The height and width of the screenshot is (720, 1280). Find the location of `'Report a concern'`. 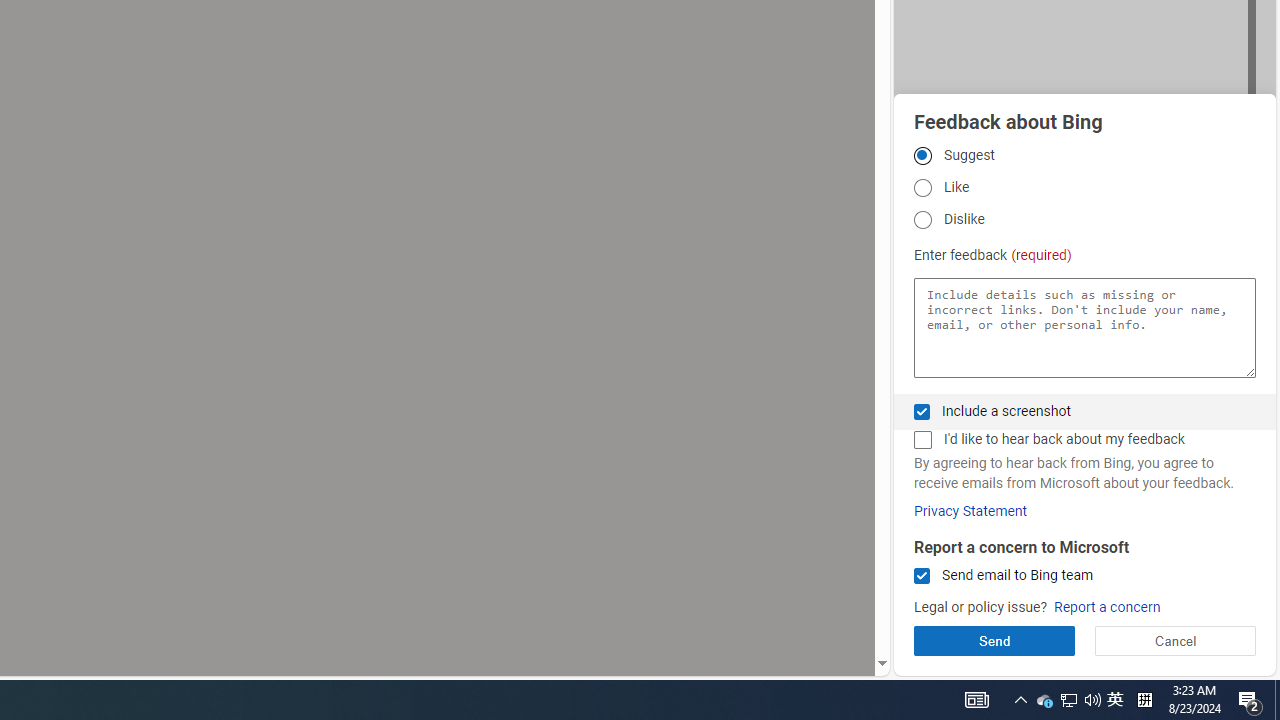

'Report a concern' is located at coordinates (1106, 606).